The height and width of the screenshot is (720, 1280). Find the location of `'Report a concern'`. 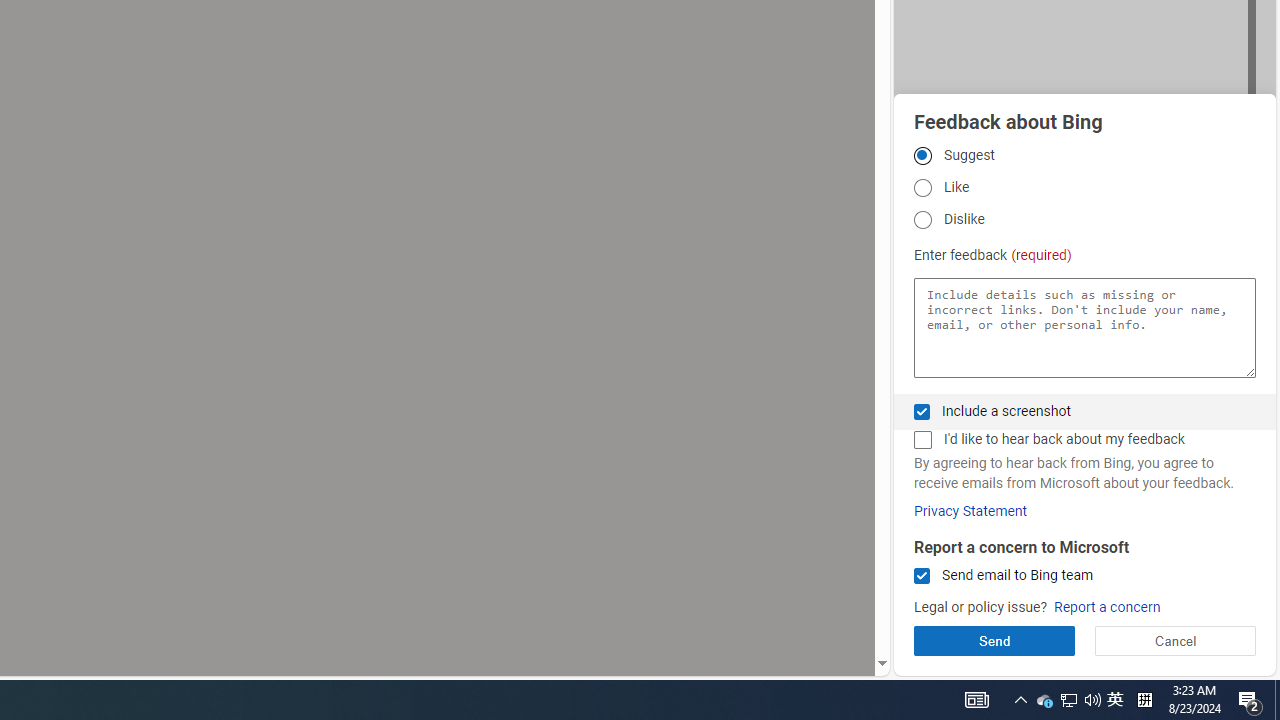

'Report a concern' is located at coordinates (1106, 606).